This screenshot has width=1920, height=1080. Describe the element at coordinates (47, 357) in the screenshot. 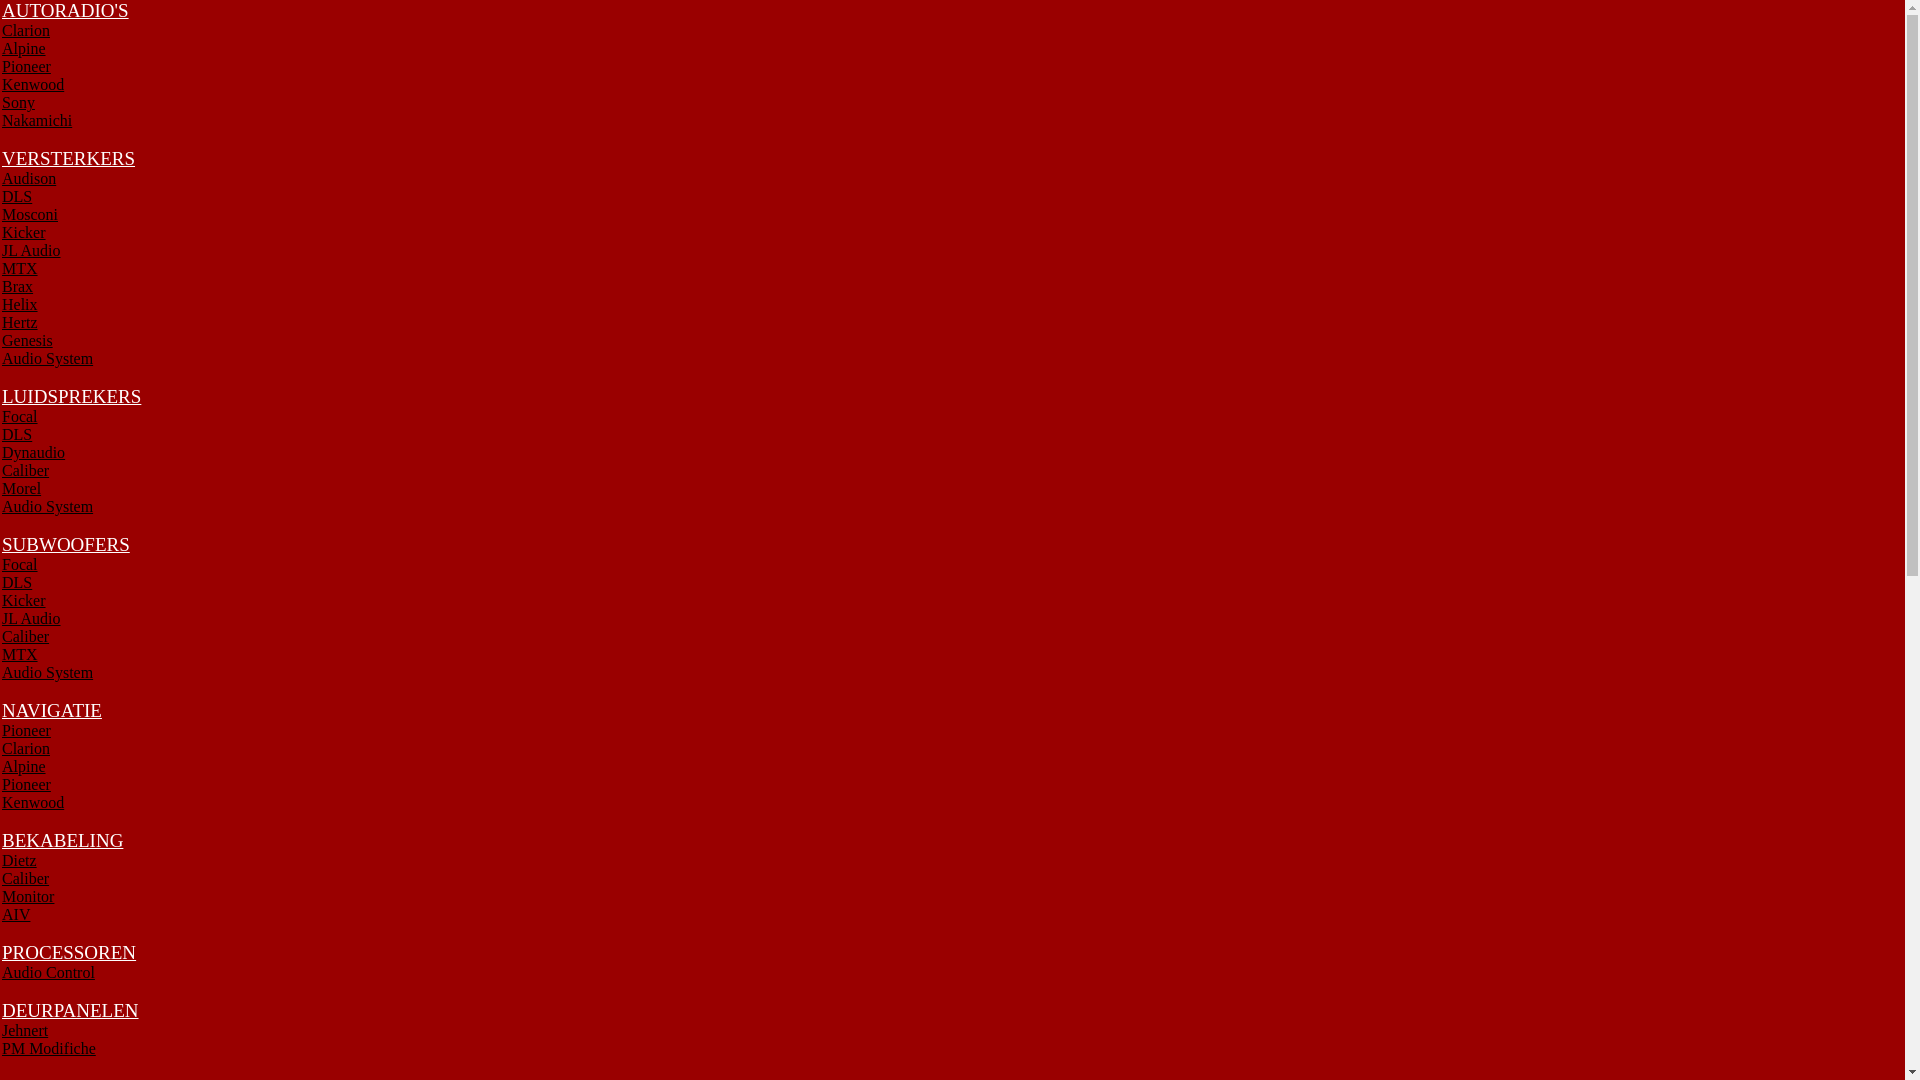

I see `'Audio System'` at that location.